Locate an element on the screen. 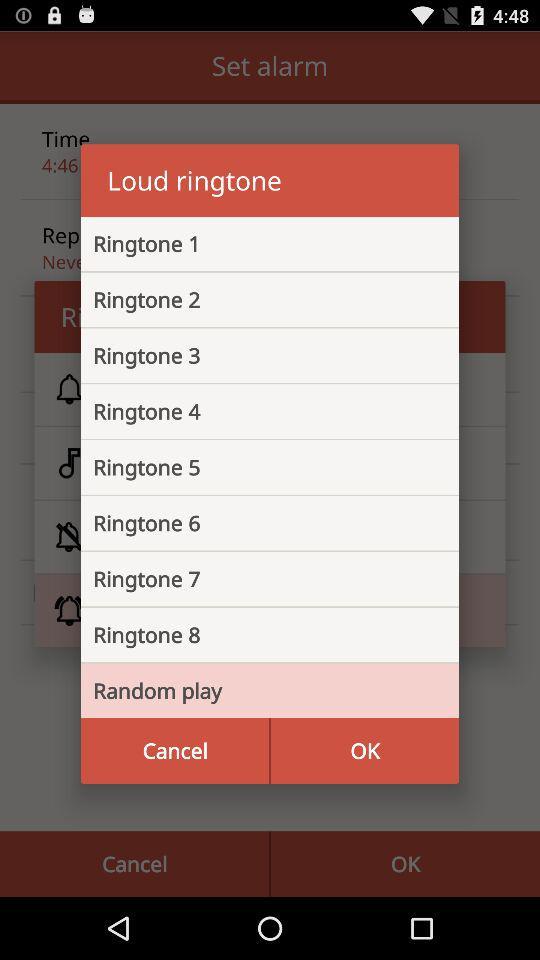 The width and height of the screenshot is (540, 960). icon above the ringtone 5 item is located at coordinates (254, 410).